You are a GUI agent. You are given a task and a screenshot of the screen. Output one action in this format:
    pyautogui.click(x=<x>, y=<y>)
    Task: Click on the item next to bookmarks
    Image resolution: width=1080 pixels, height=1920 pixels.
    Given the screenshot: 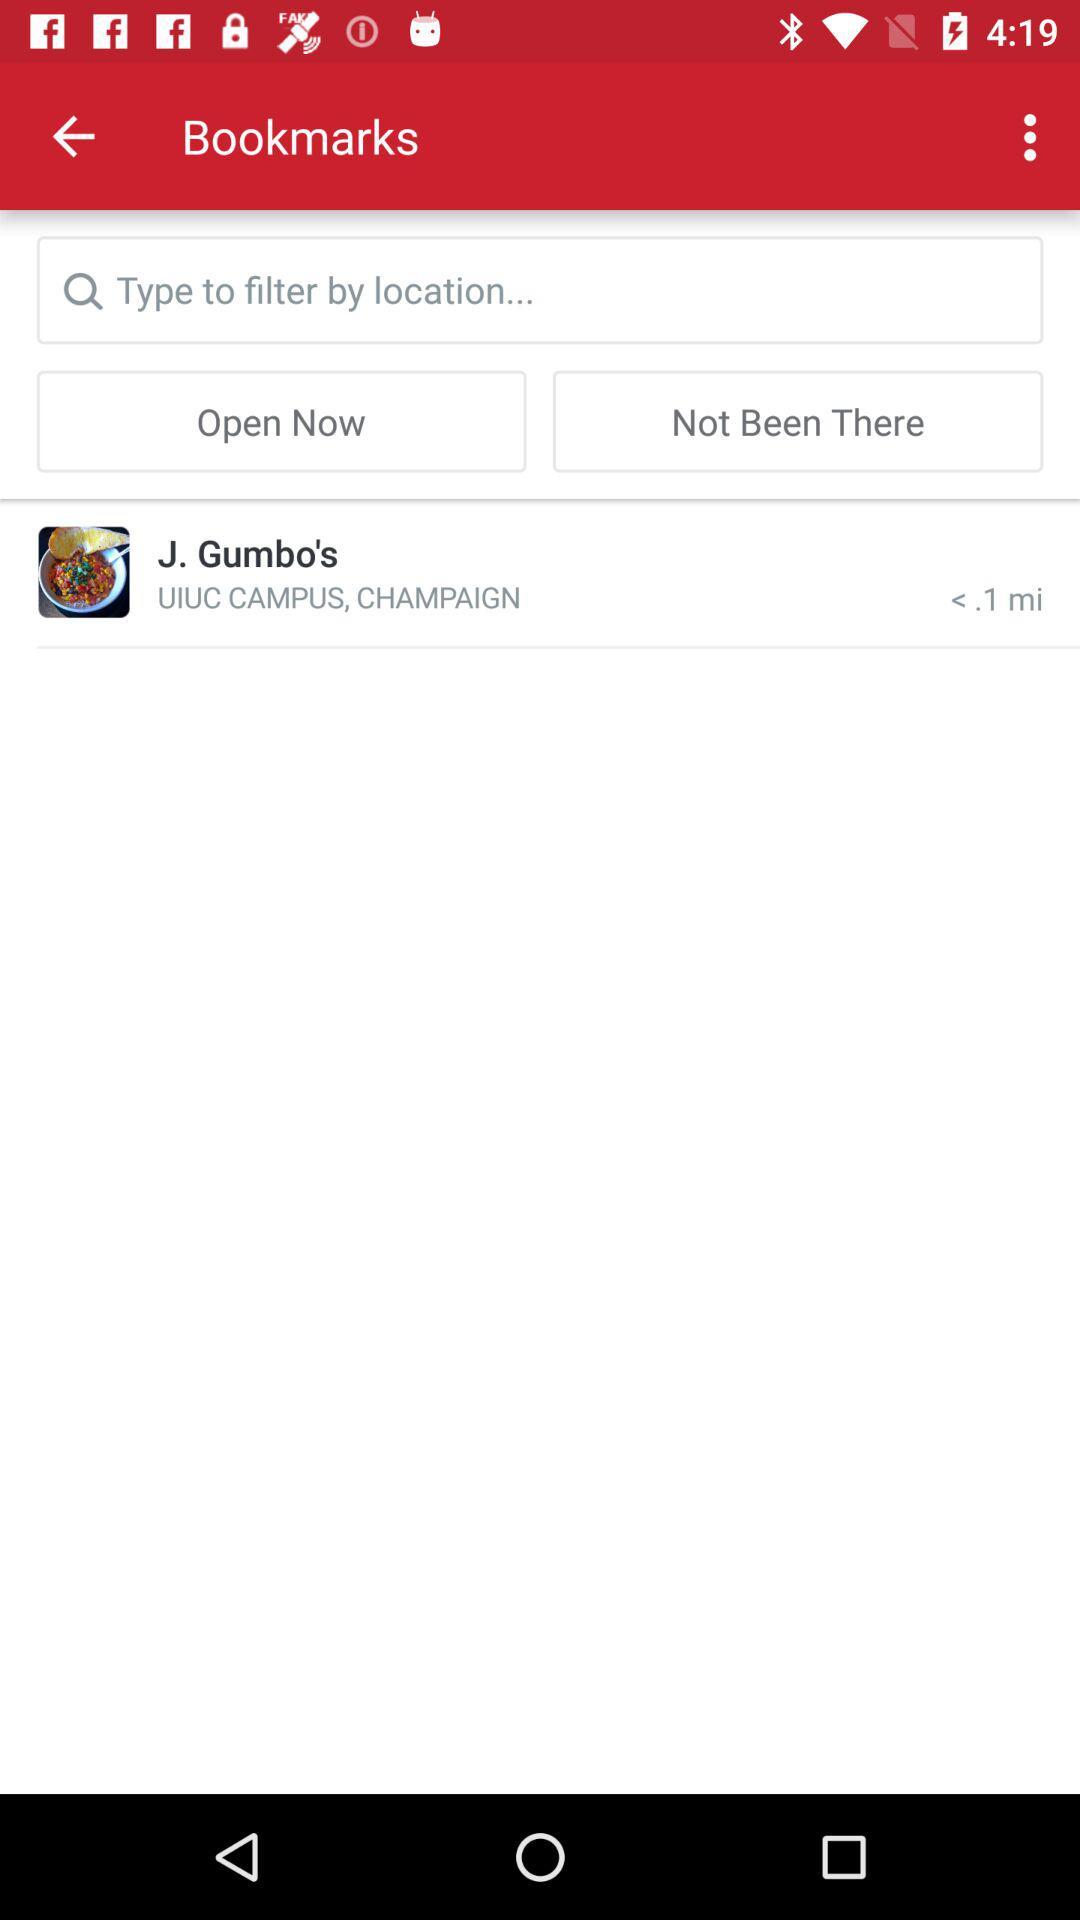 What is the action you would take?
    pyautogui.click(x=72, y=135)
    